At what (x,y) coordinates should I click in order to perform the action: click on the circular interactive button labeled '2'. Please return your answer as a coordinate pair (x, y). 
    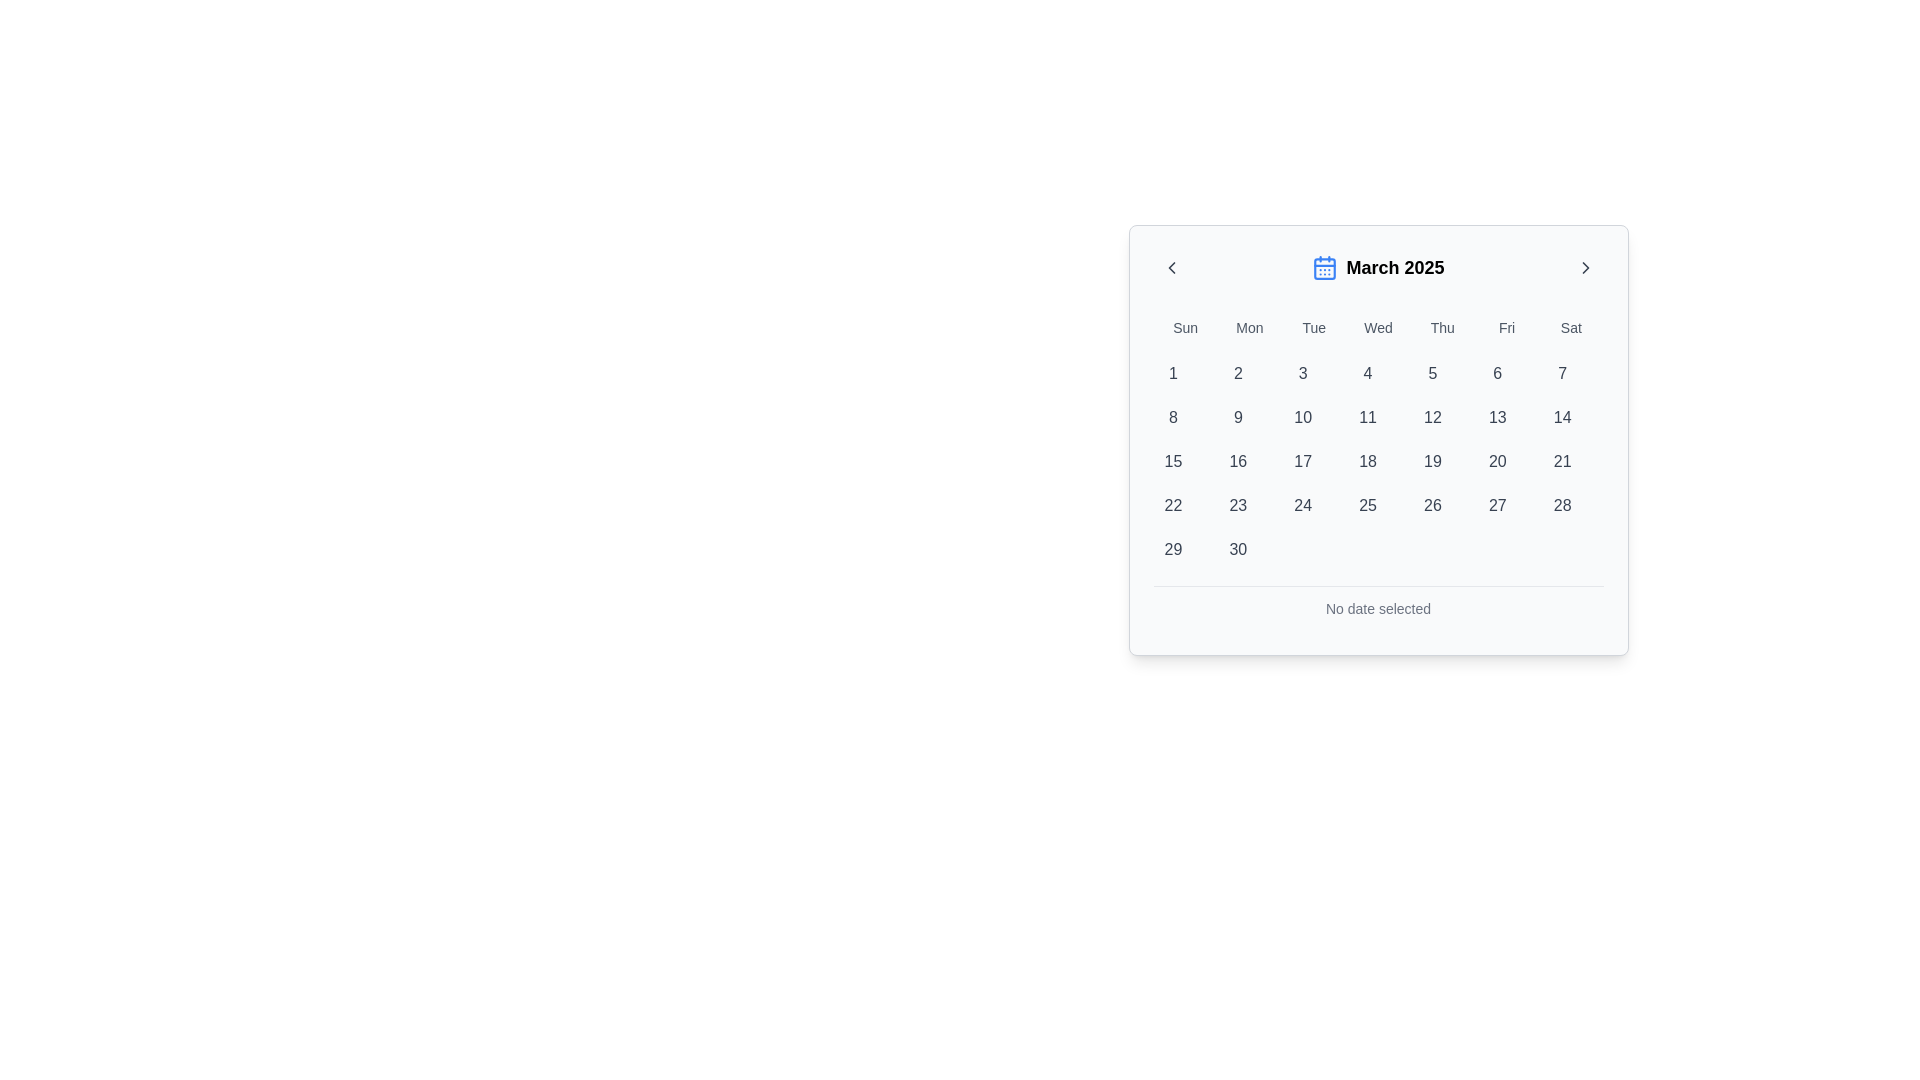
    Looking at the image, I should click on (1237, 374).